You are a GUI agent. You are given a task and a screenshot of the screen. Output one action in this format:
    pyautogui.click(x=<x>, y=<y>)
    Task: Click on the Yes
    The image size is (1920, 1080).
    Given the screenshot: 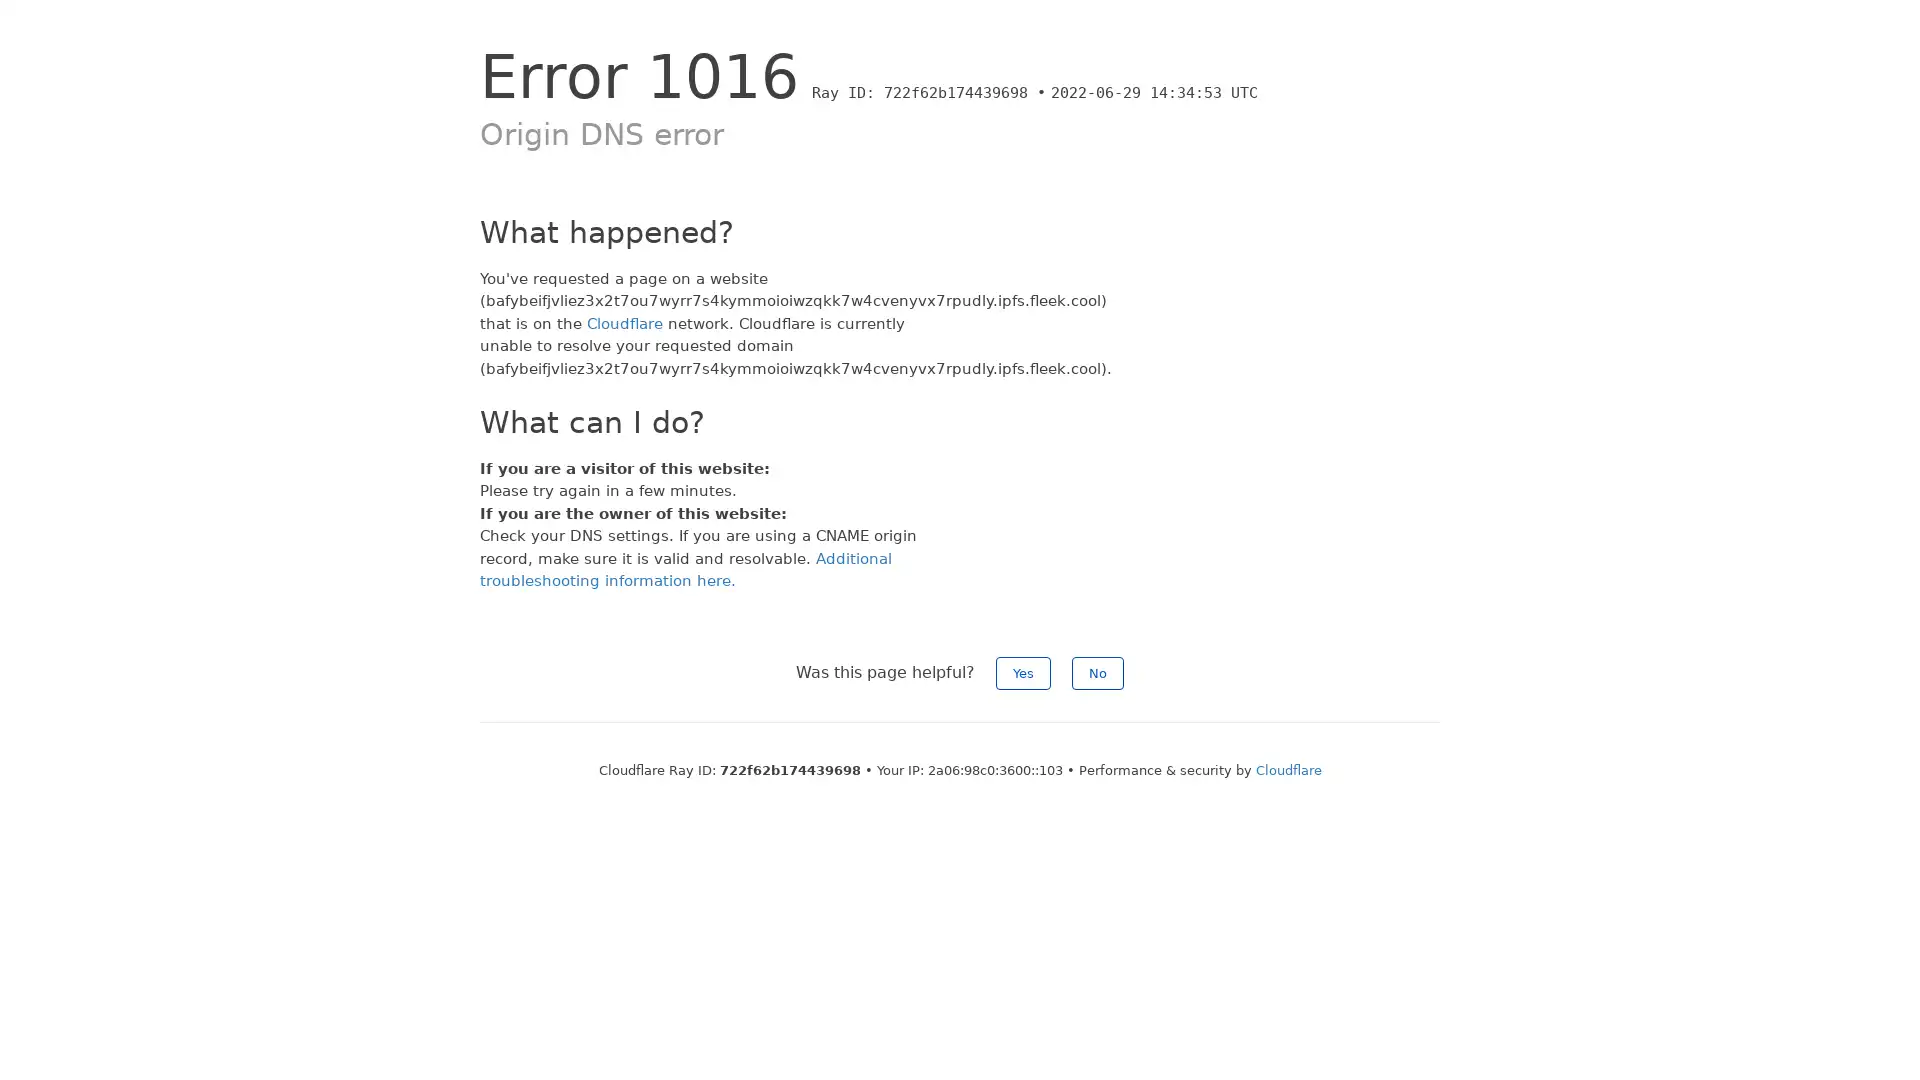 What is the action you would take?
    pyautogui.click(x=1023, y=672)
    